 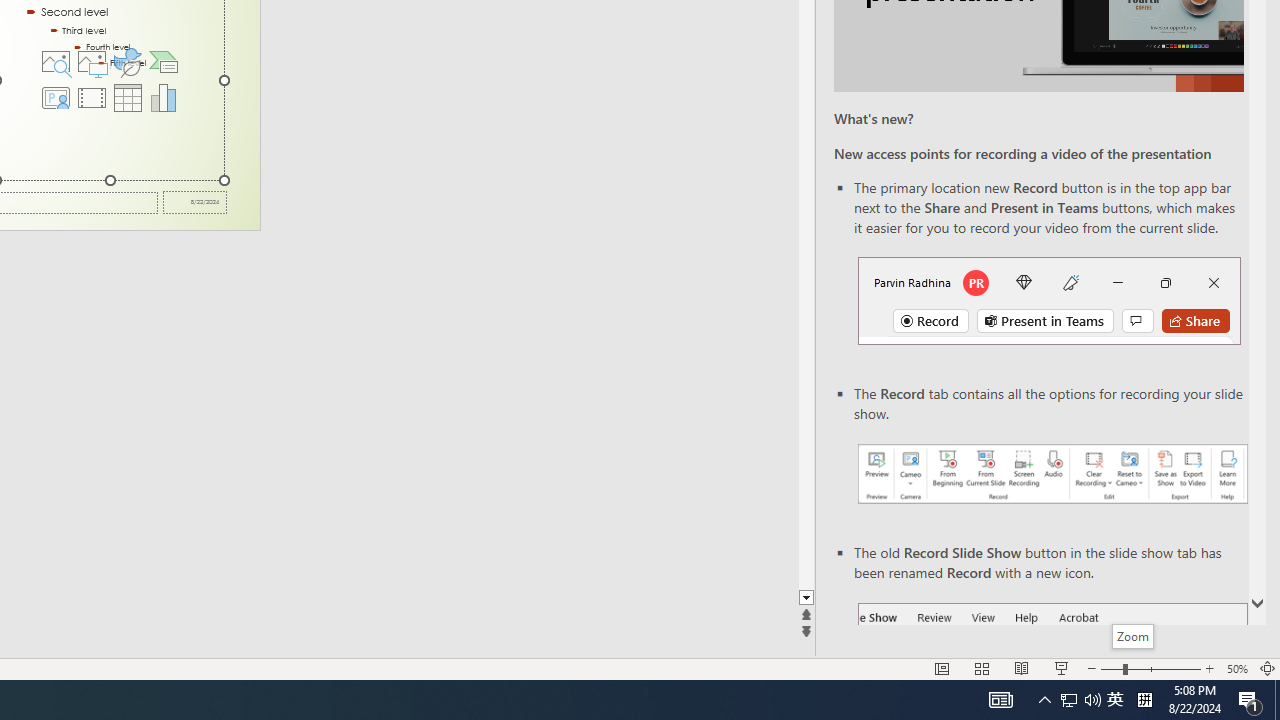 What do you see at coordinates (194, 202) in the screenshot?
I see `'Date'` at bounding box center [194, 202].